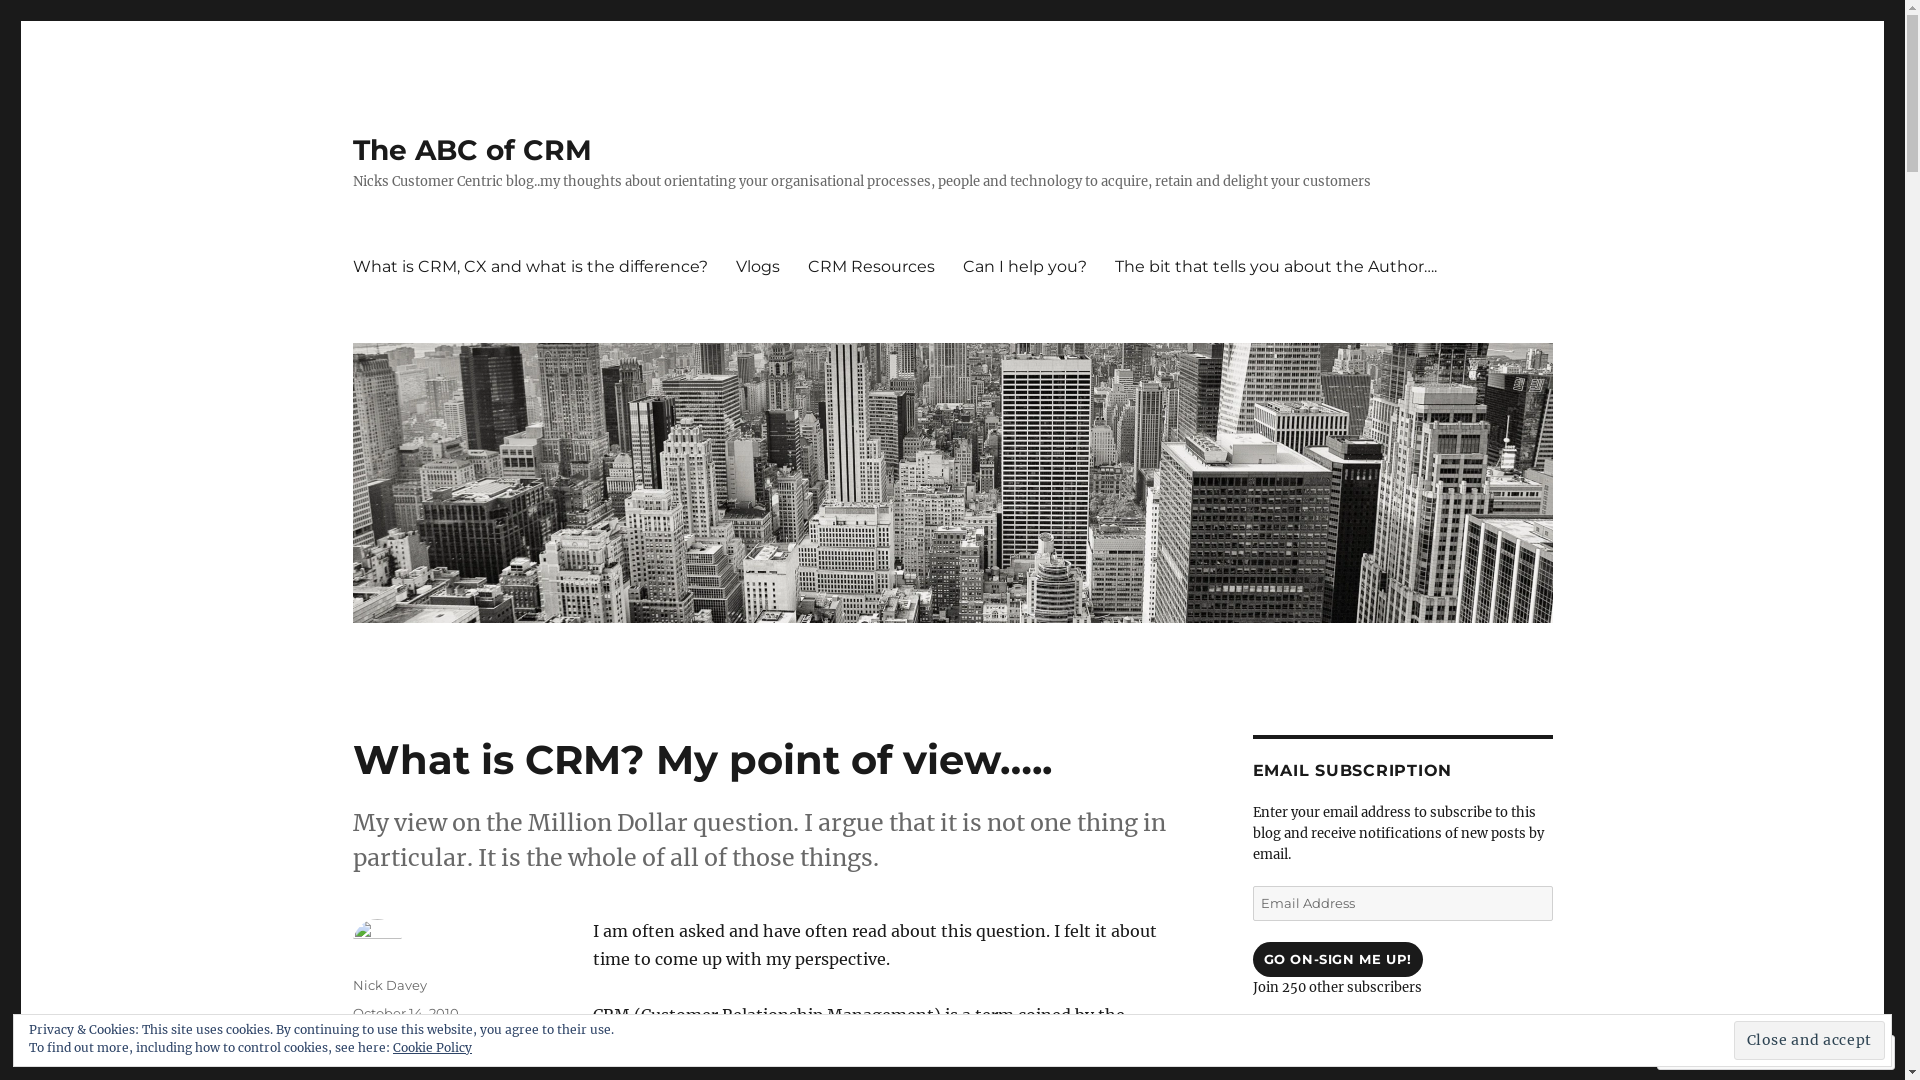  I want to click on 'Cookie Policy', so click(431, 1046).